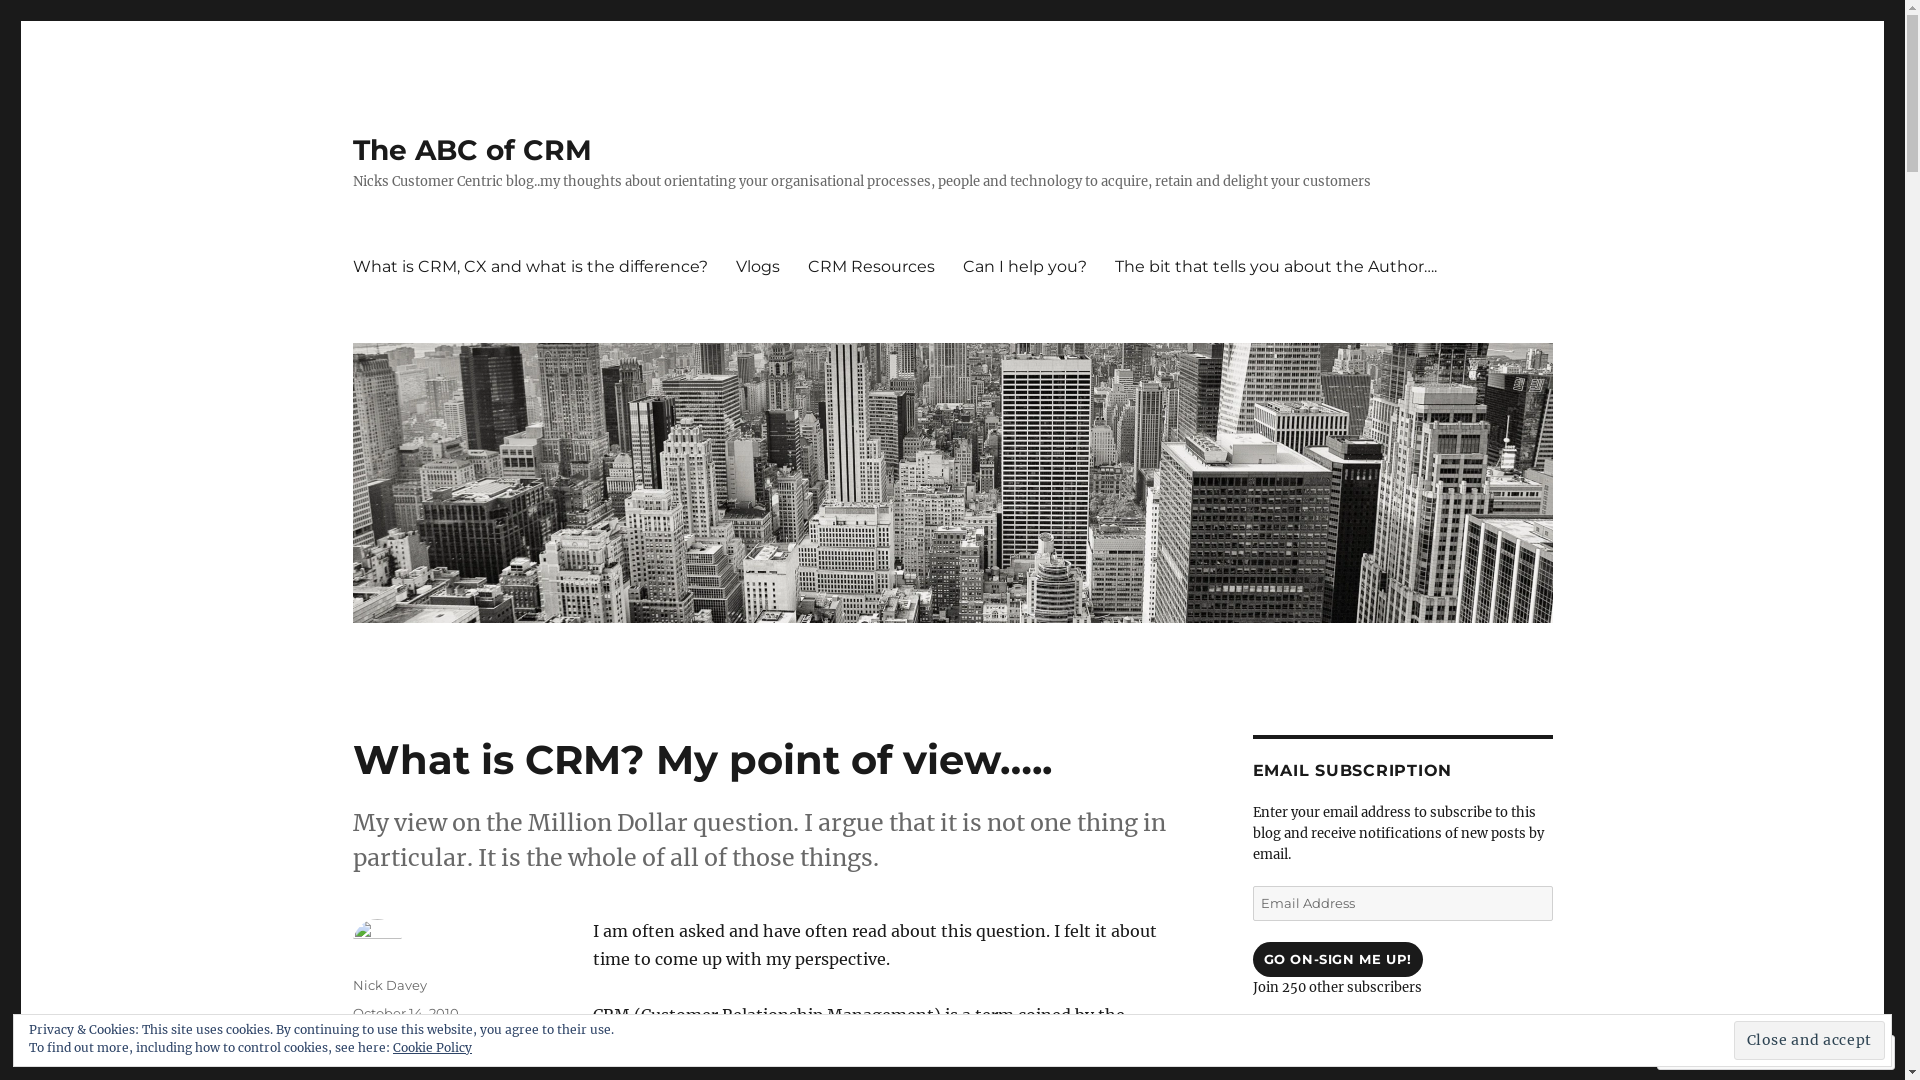  I want to click on 'Cookie Policy', so click(431, 1046).